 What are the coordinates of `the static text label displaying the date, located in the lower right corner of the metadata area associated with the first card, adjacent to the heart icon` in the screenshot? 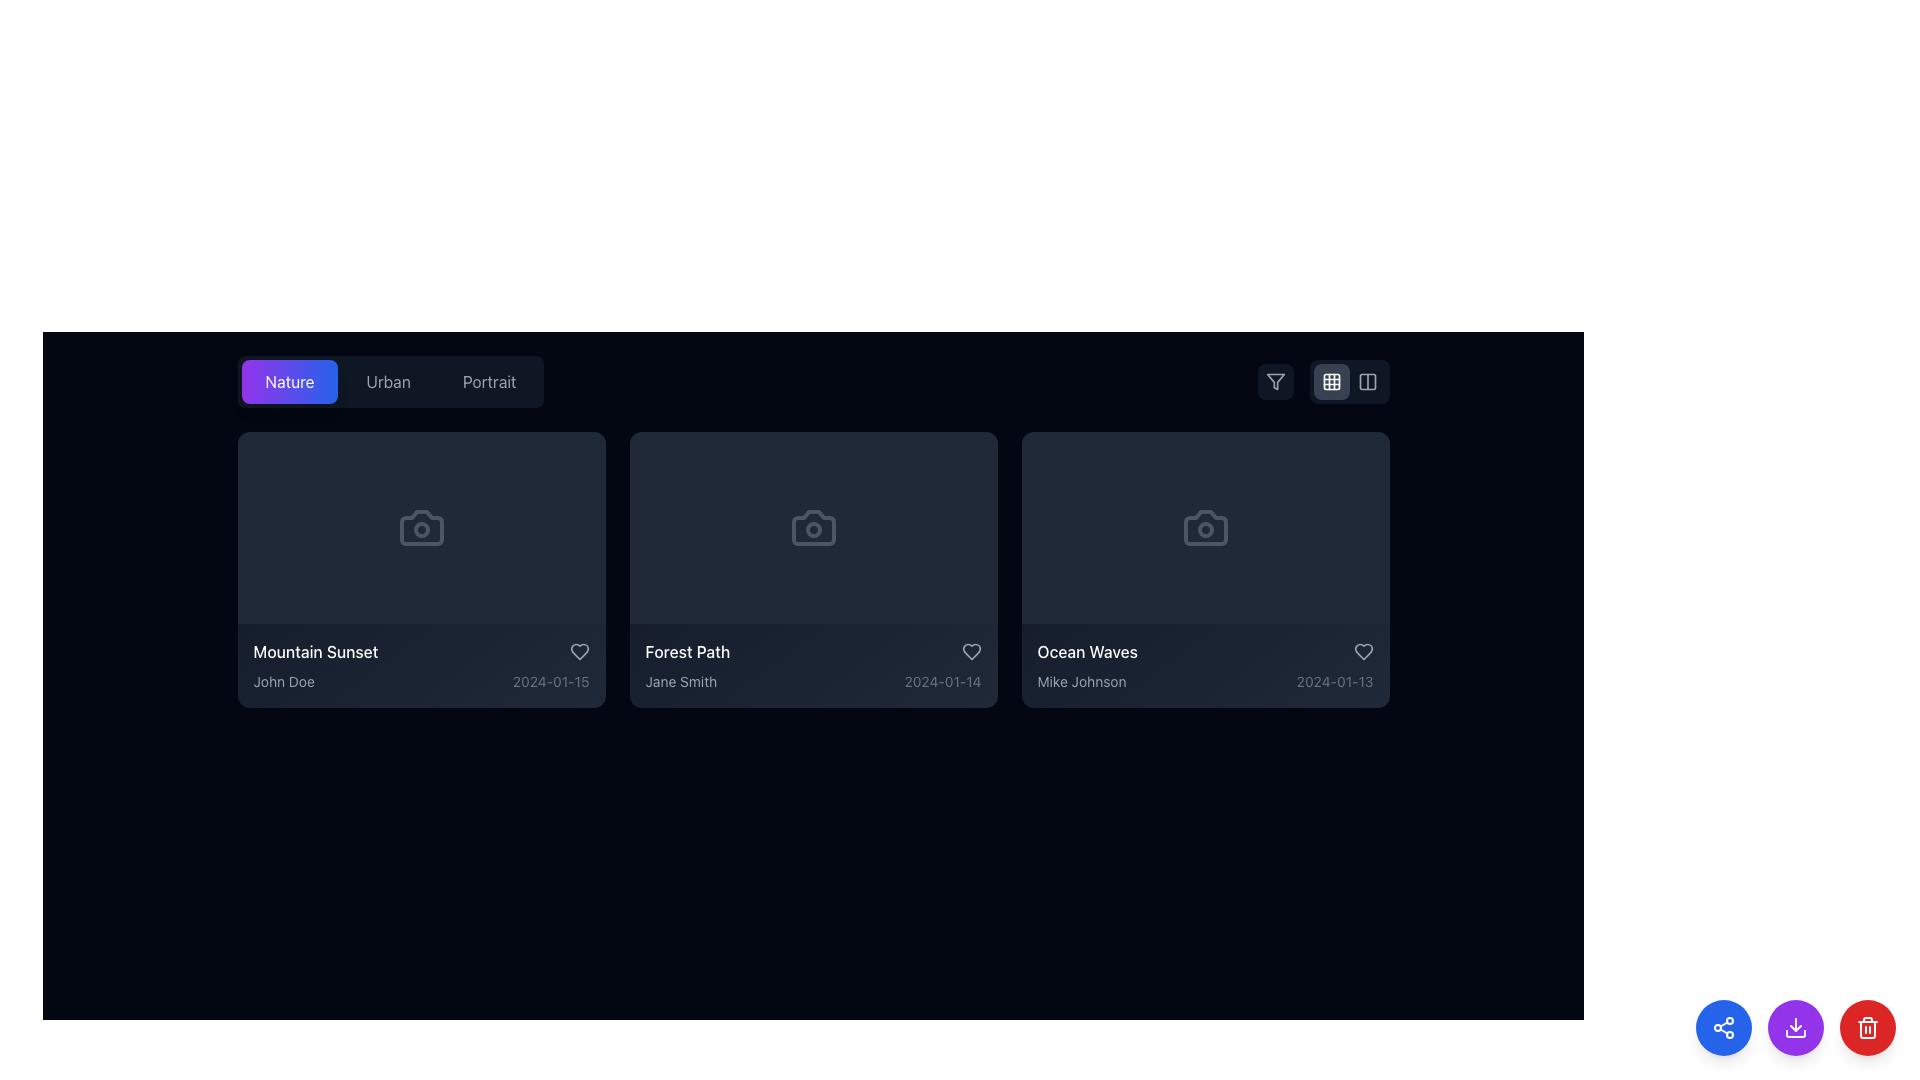 It's located at (551, 681).